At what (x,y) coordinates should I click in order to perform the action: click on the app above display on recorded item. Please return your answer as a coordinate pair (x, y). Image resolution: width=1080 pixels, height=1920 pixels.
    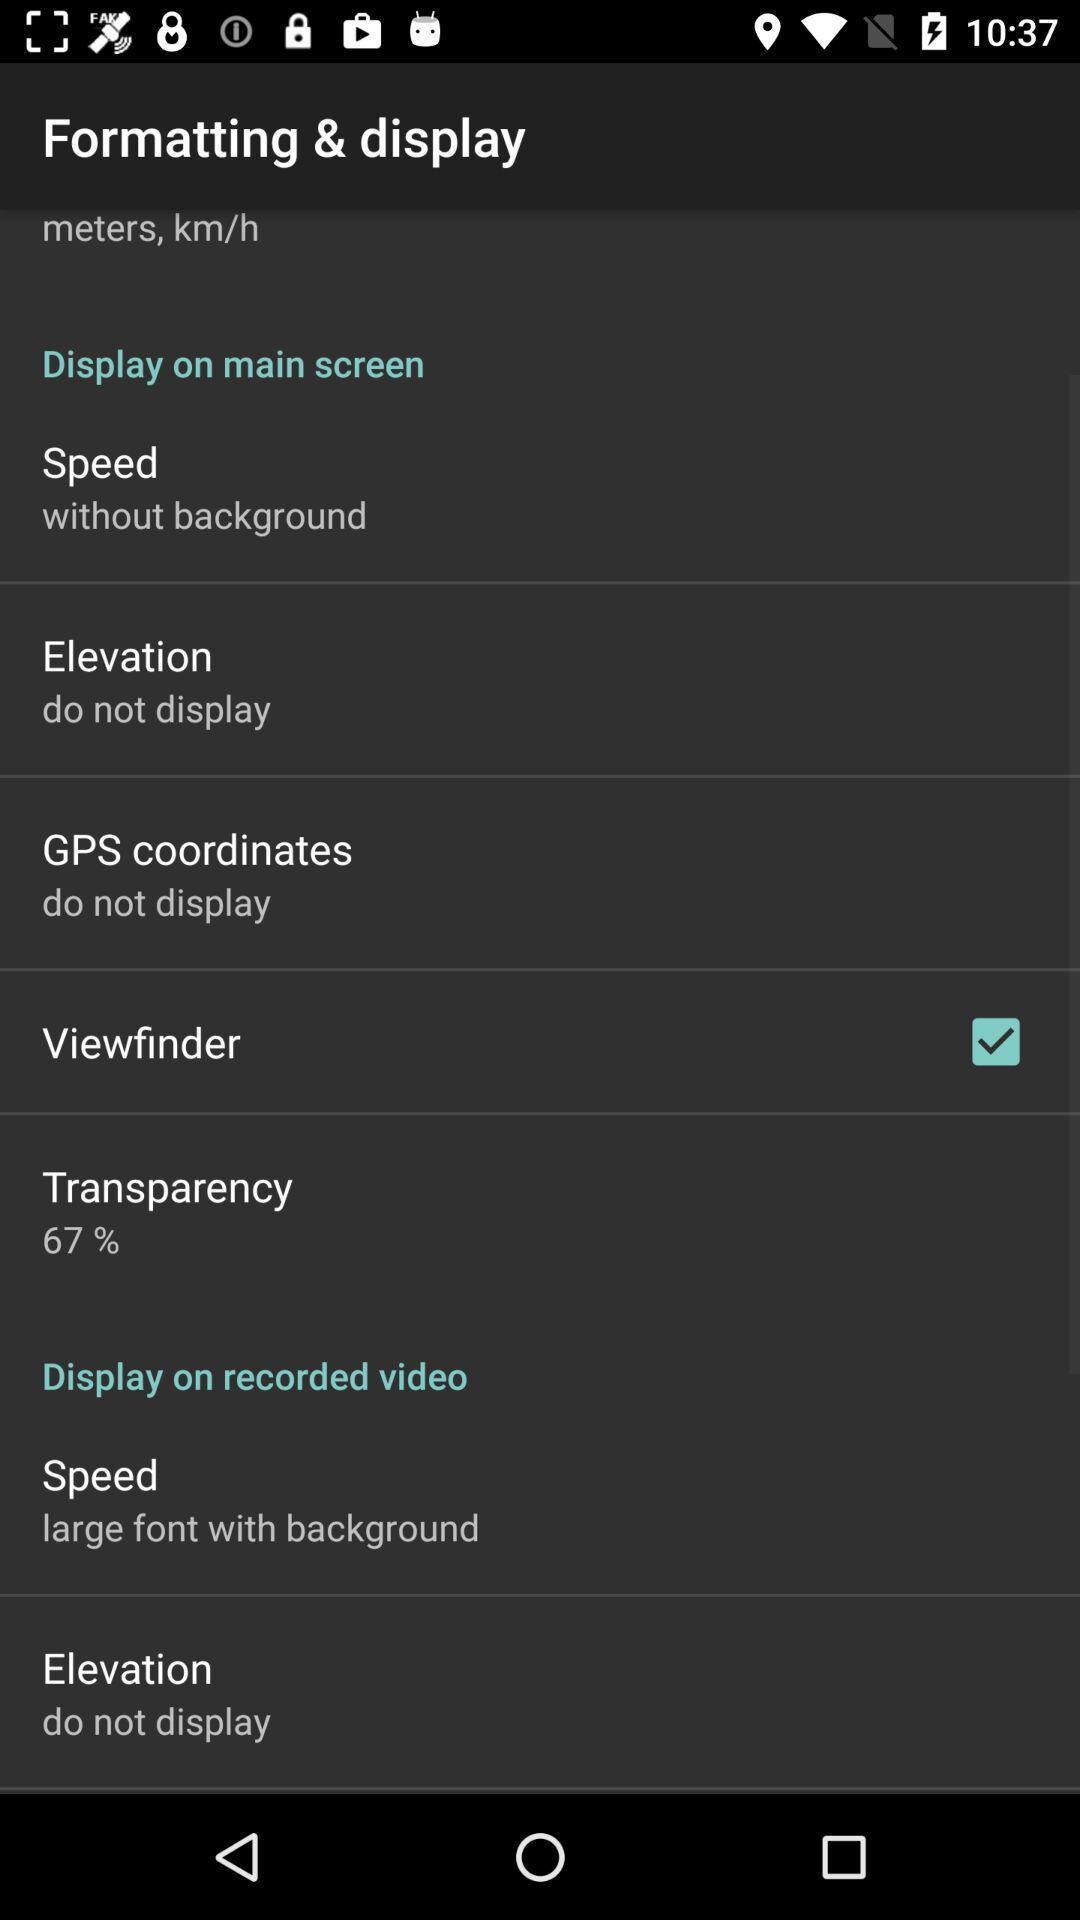
    Looking at the image, I should click on (995, 1040).